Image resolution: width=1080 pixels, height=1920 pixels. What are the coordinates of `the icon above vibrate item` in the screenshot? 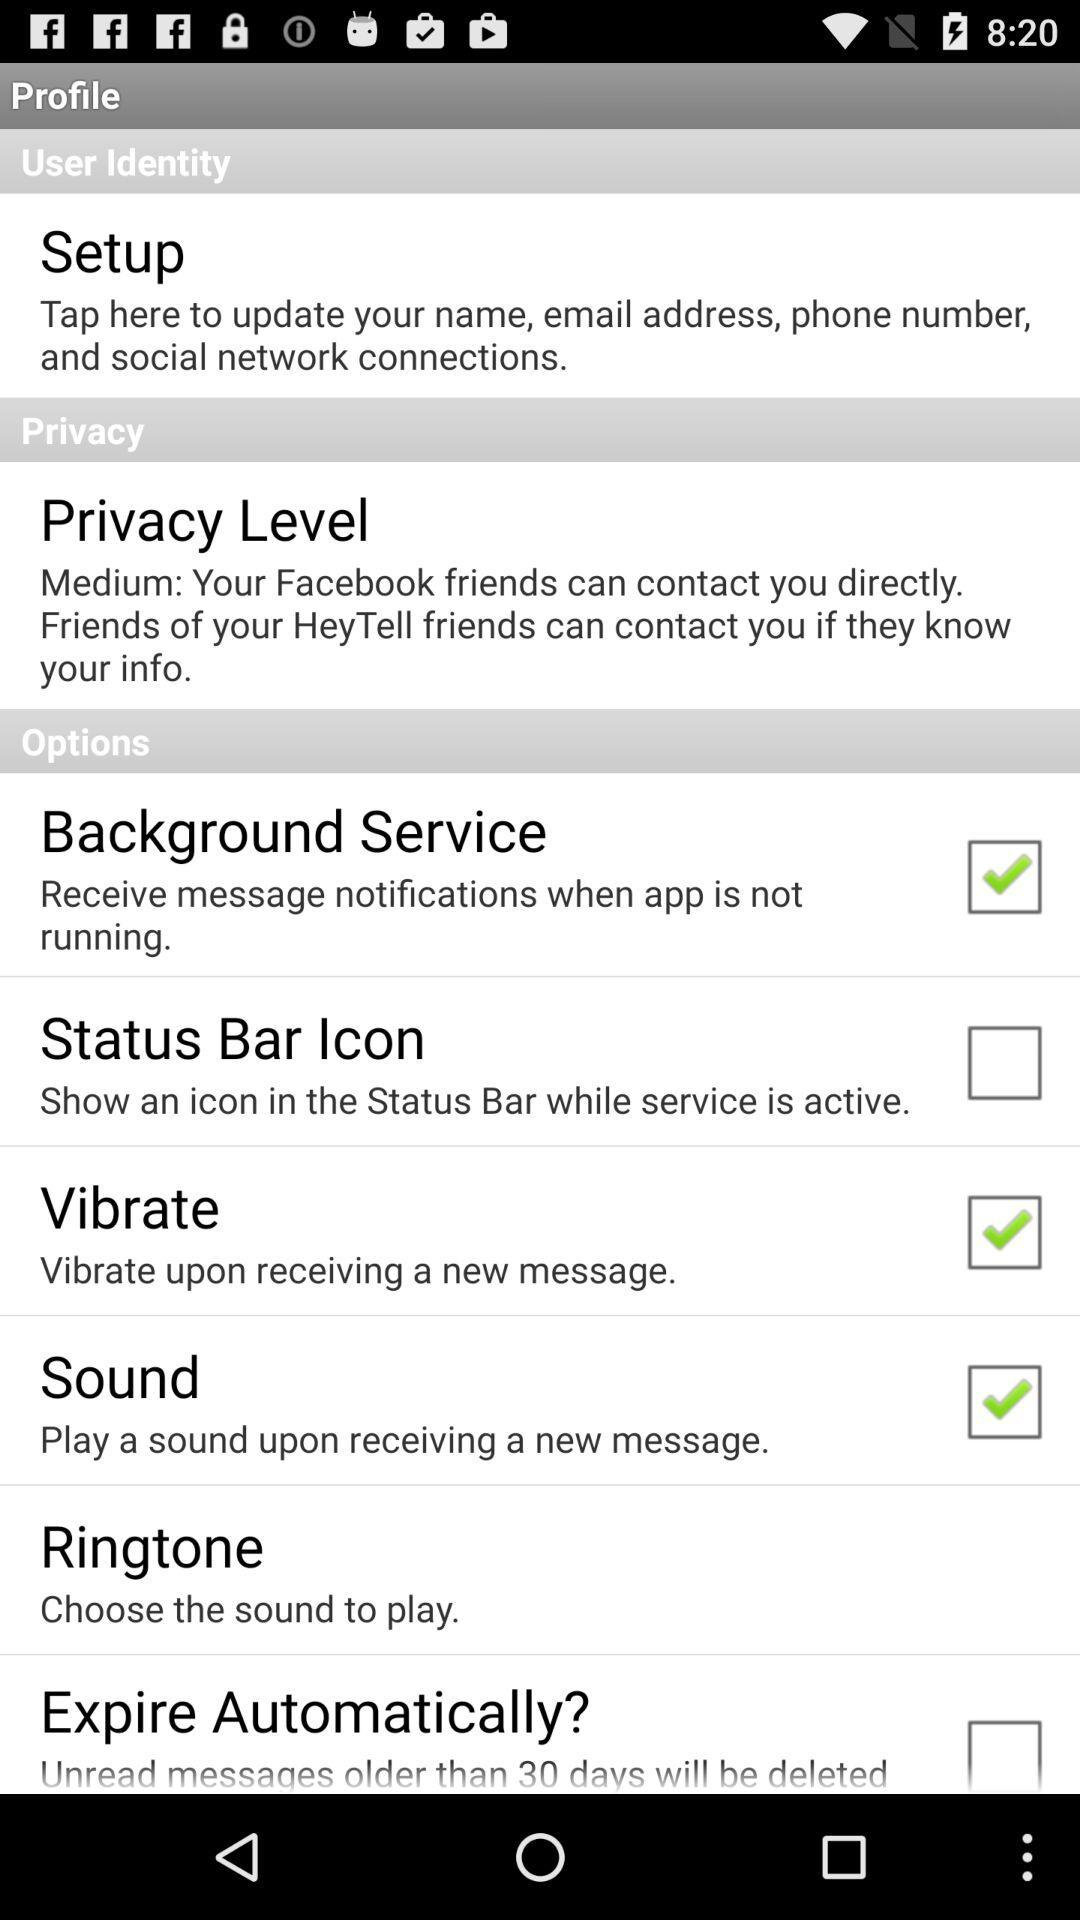 It's located at (475, 1098).